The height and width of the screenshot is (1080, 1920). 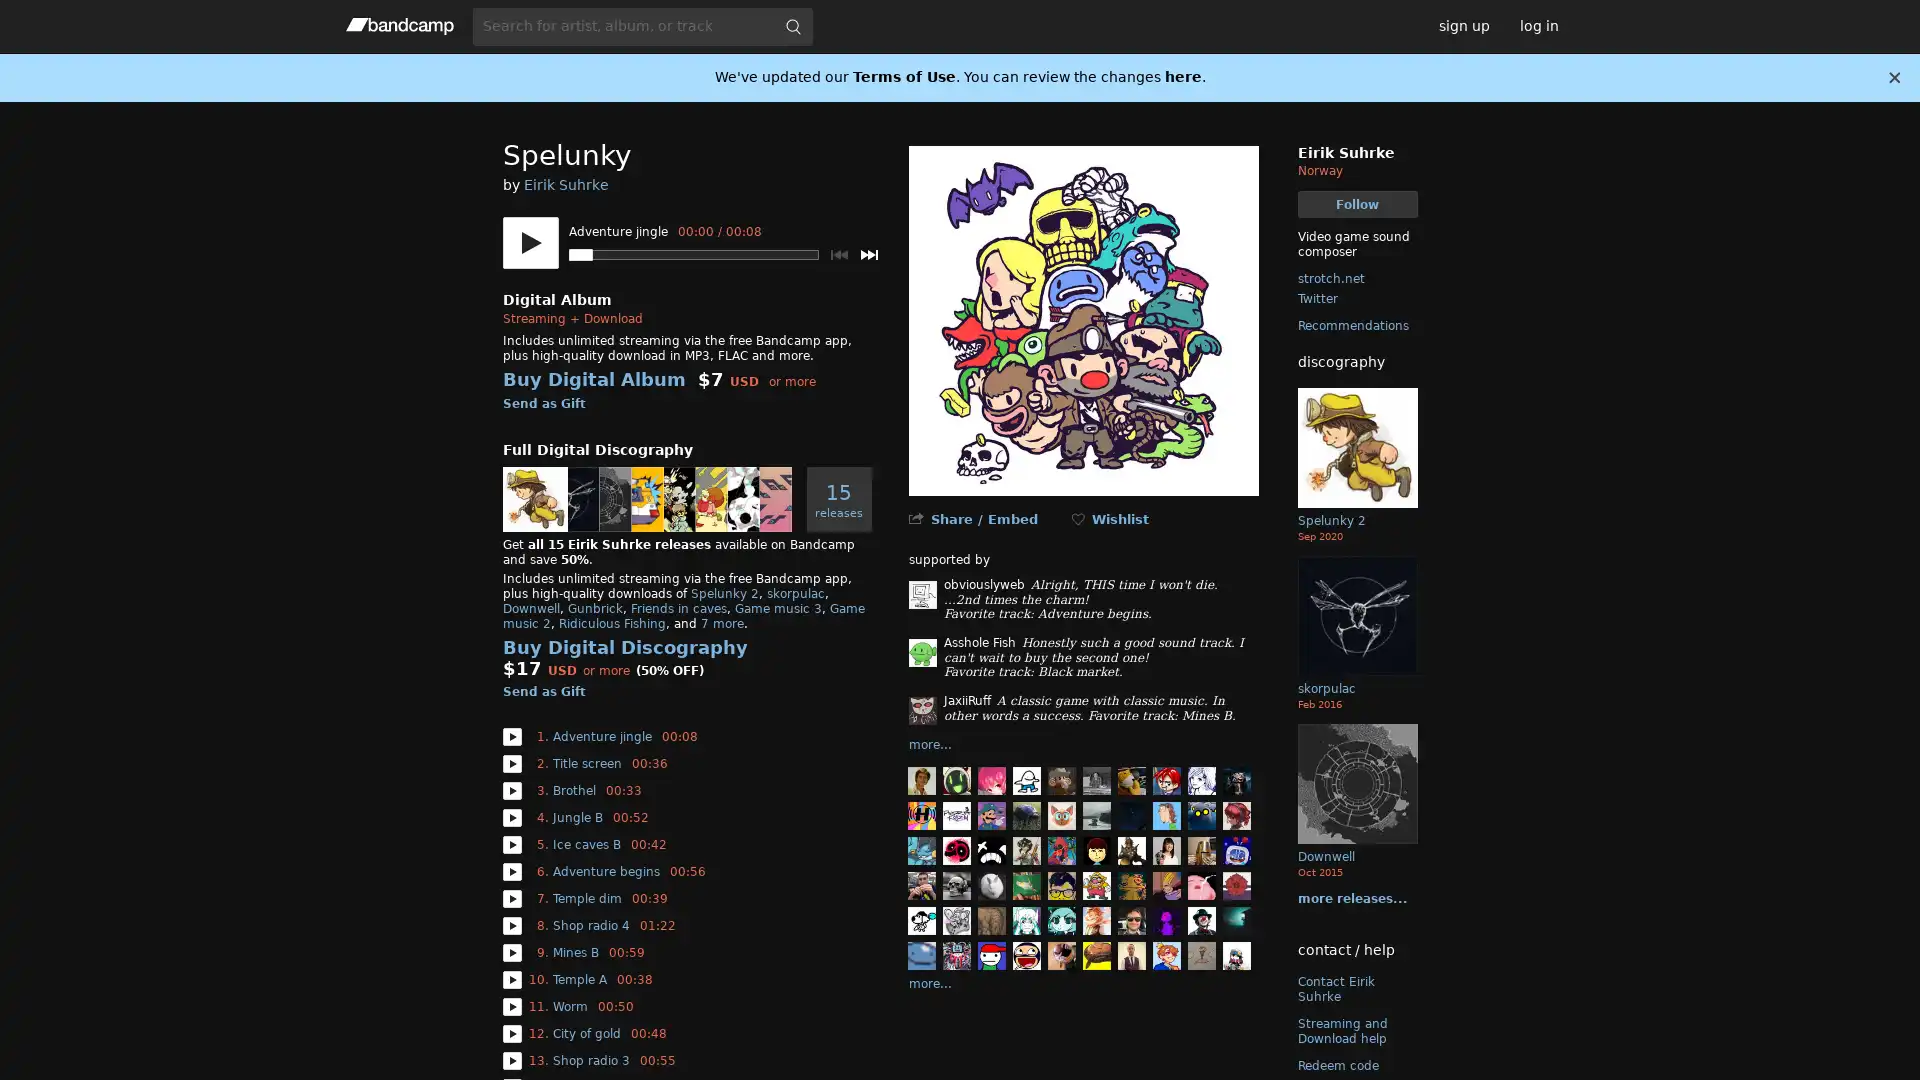 I want to click on Play Ice caves B, so click(x=511, y=844).